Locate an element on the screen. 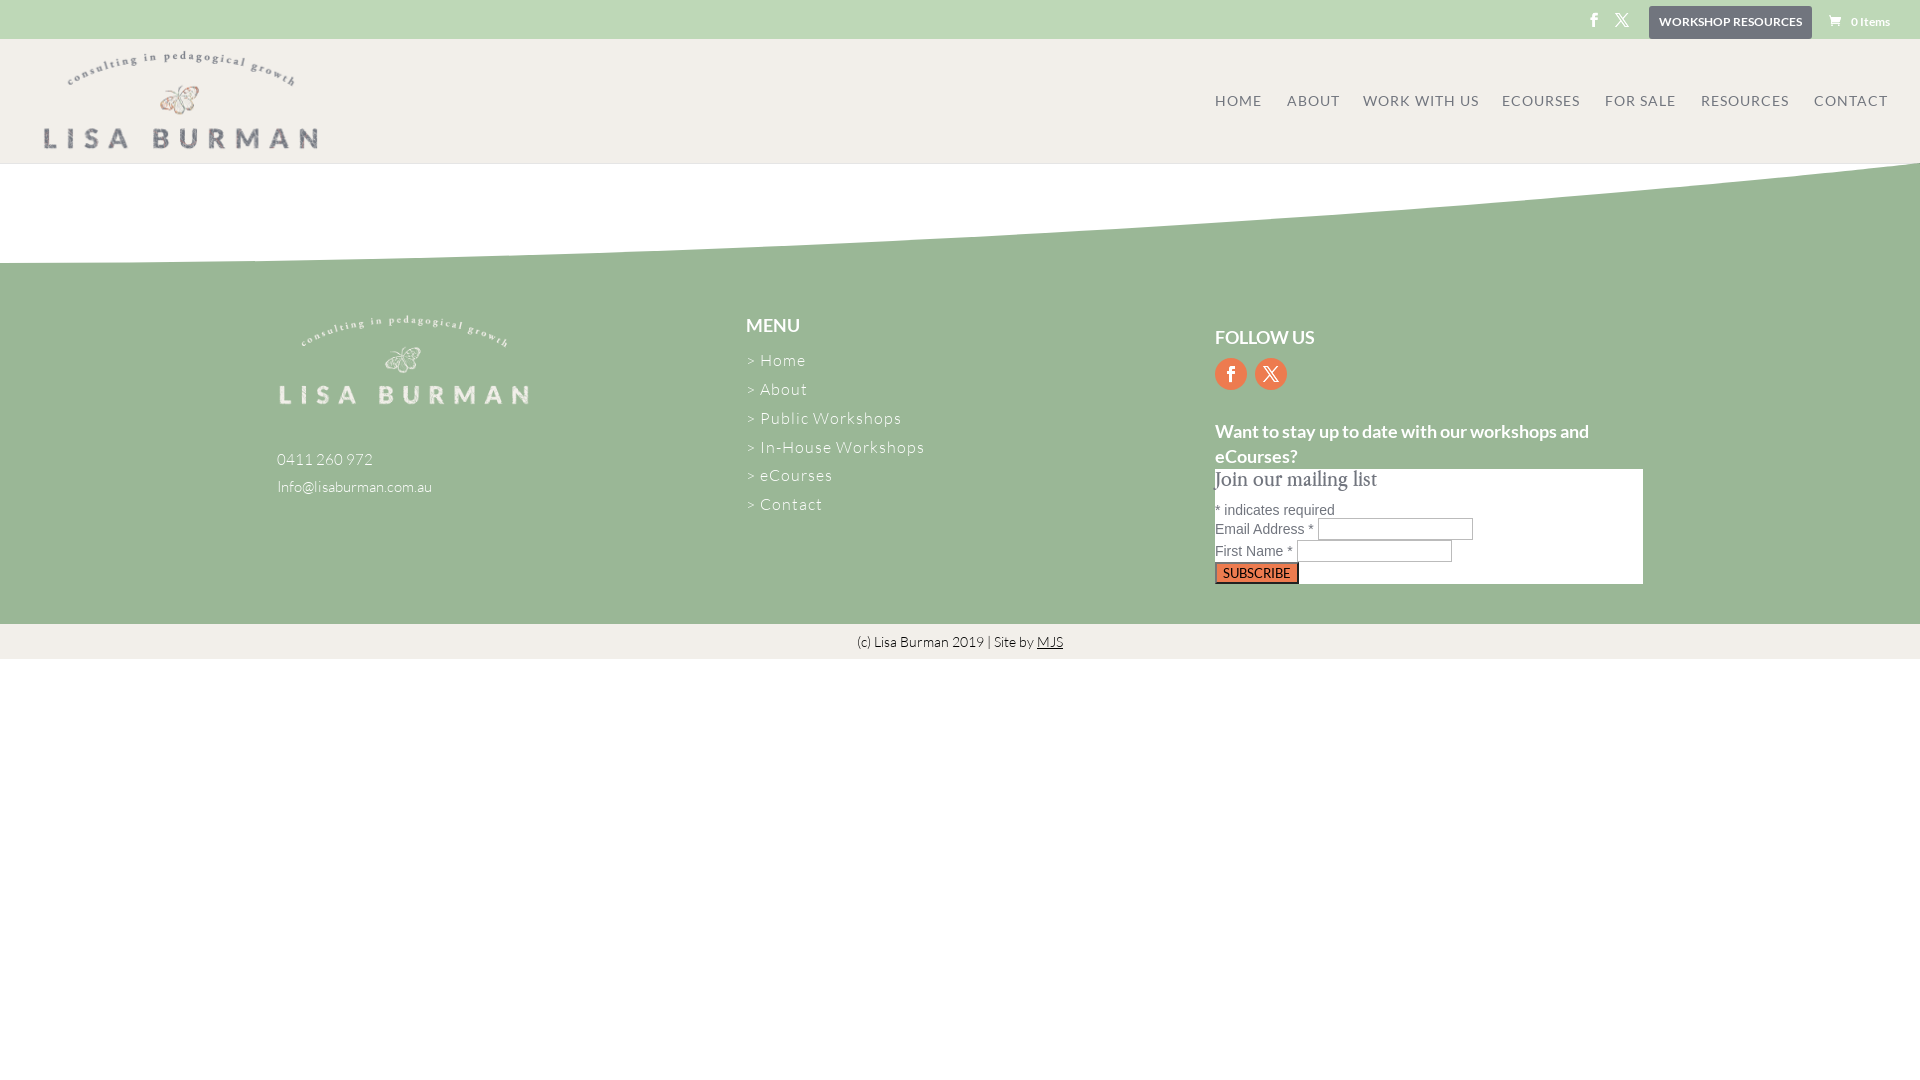 The width and height of the screenshot is (1920, 1080). '> Home' is located at coordinates (775, 358).